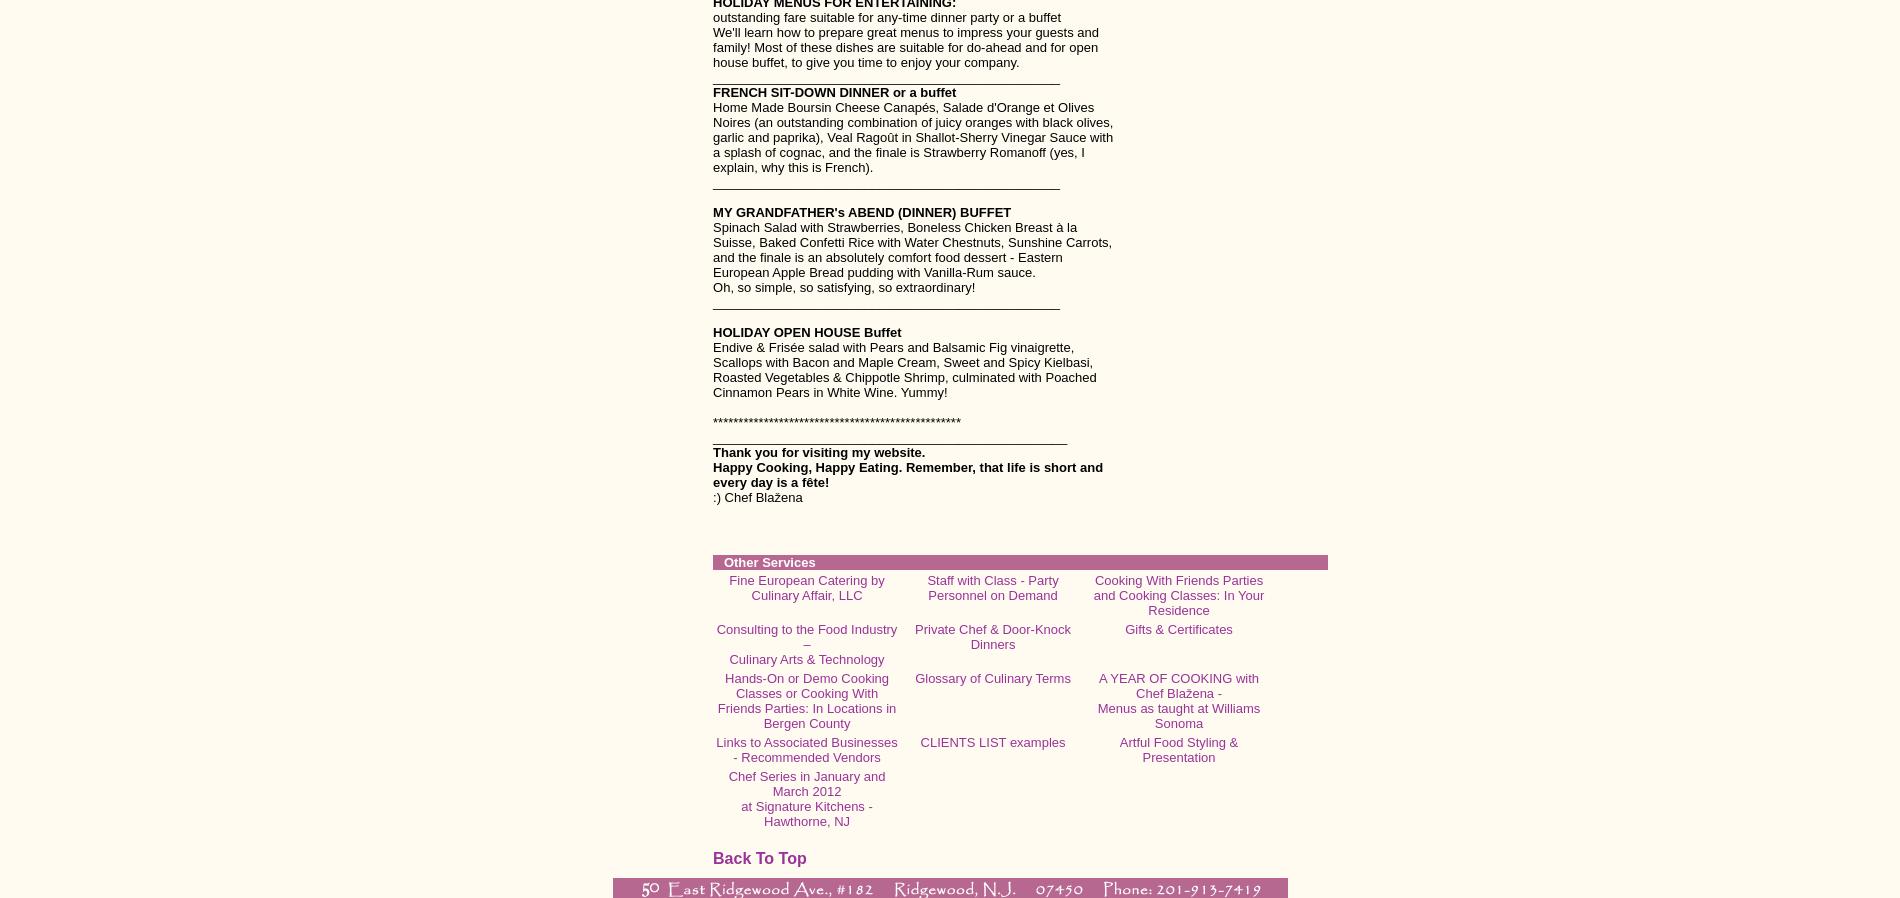  I want to click on 'Artful Food Styling & Presentation', so click(1118, 750).